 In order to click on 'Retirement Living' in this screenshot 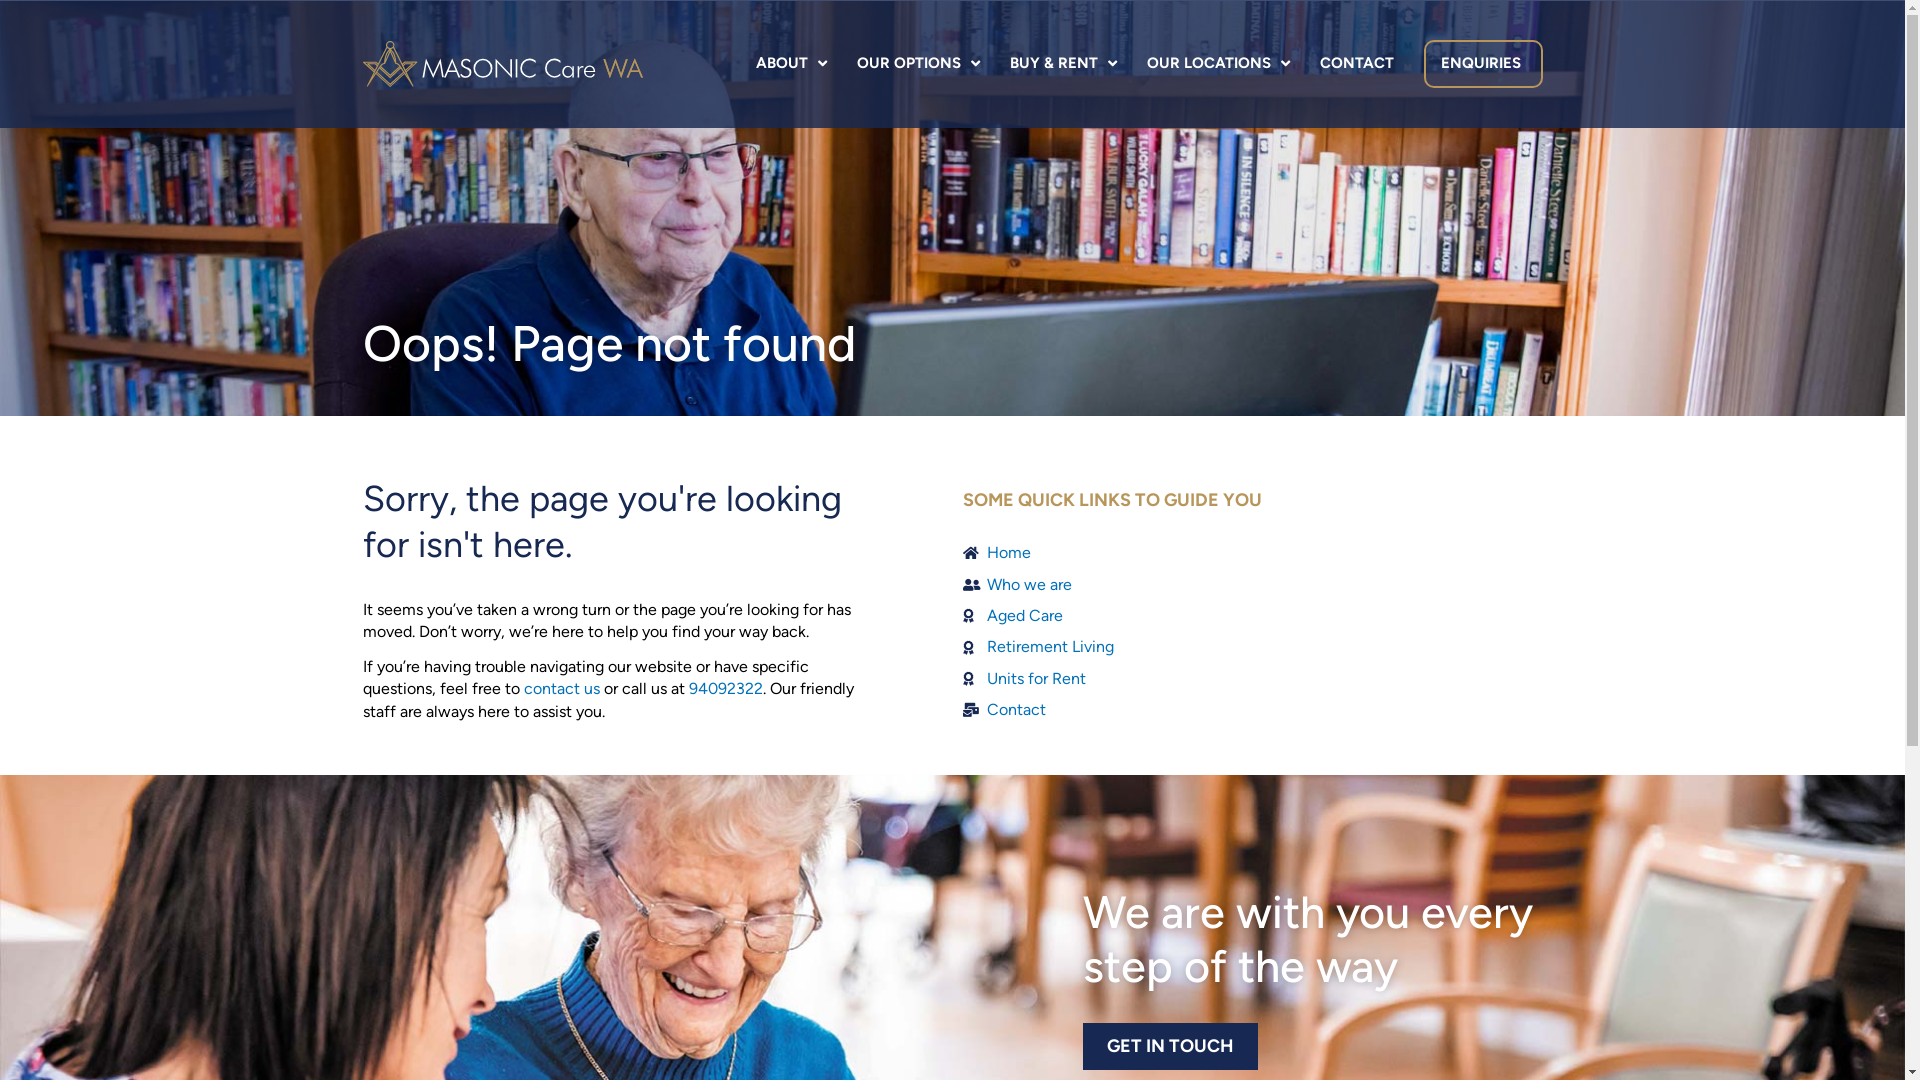, I will do `click(1251, 647)`.